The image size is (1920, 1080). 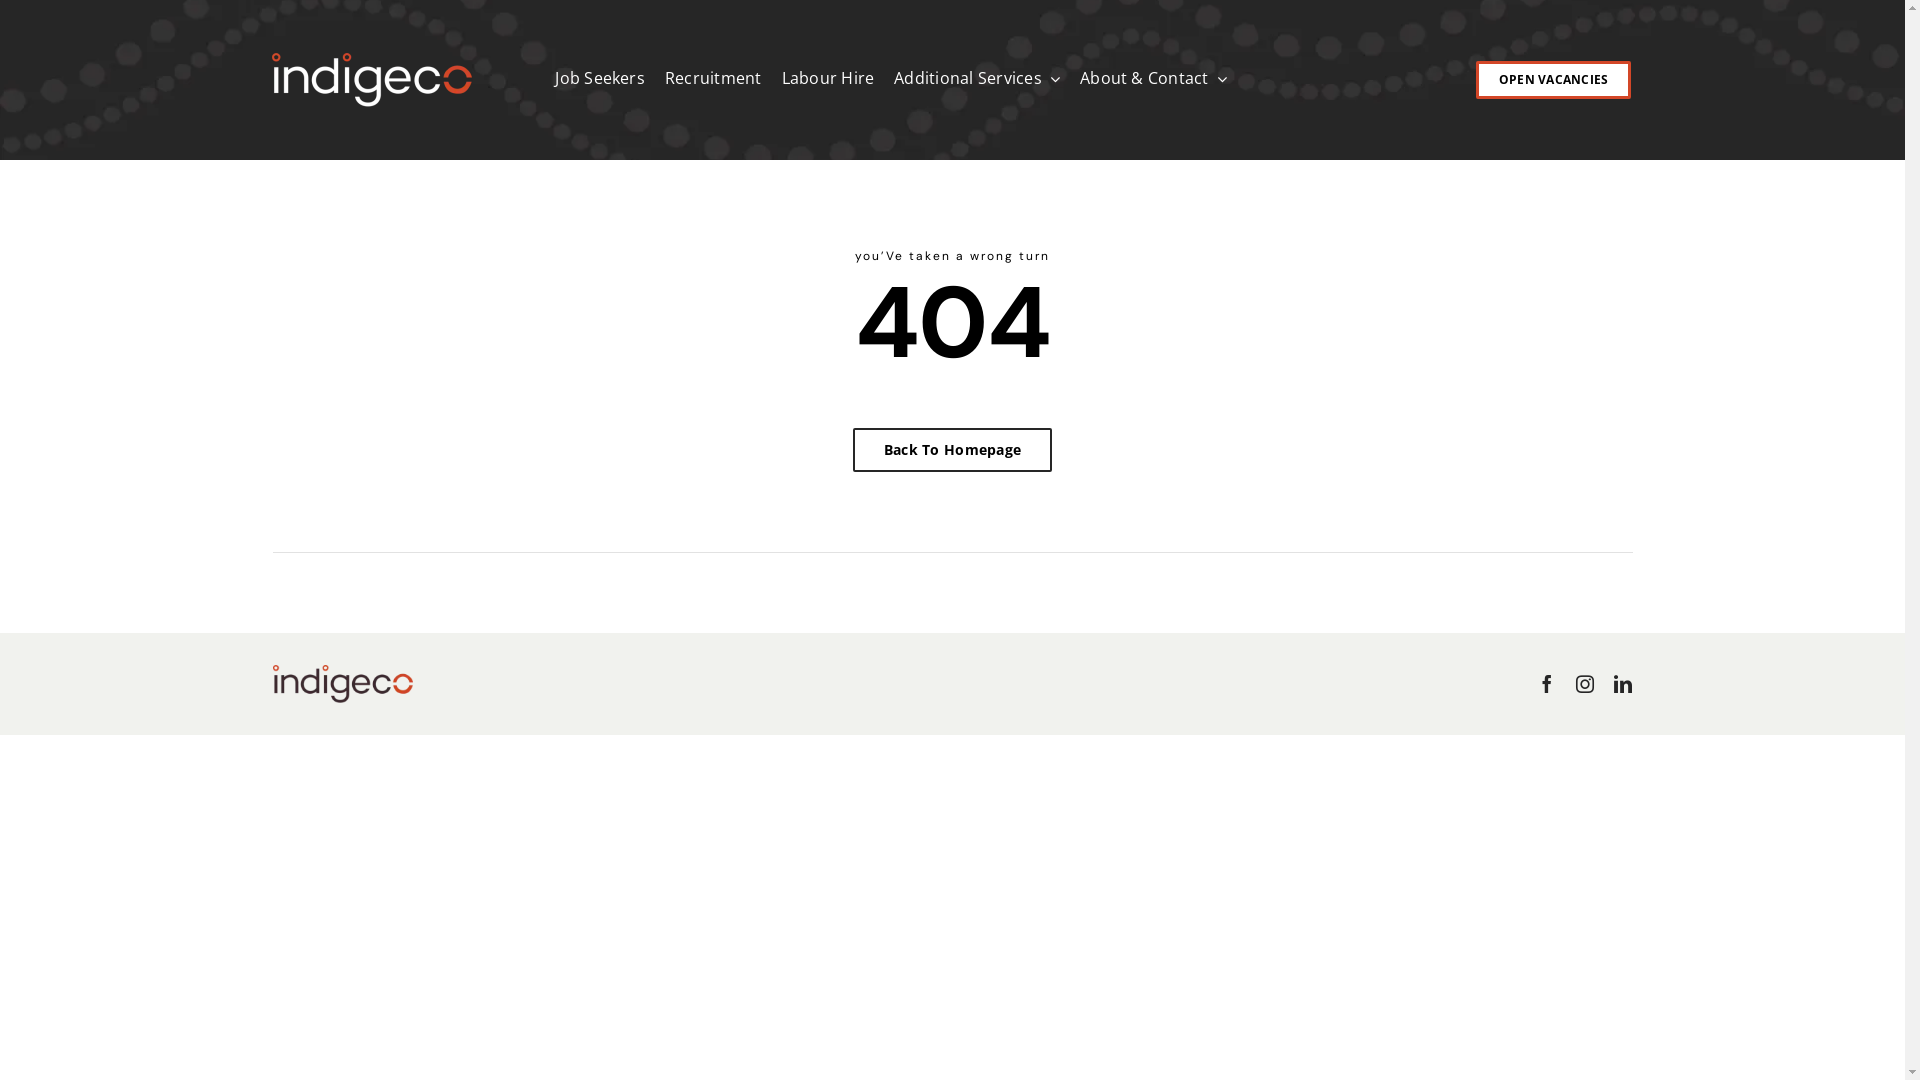 What do you see at coordinates (341, 682) in the screenshot?
I see `'0241 04 Indigeco COLOUR 512px'` at bounding box center [341, 682].